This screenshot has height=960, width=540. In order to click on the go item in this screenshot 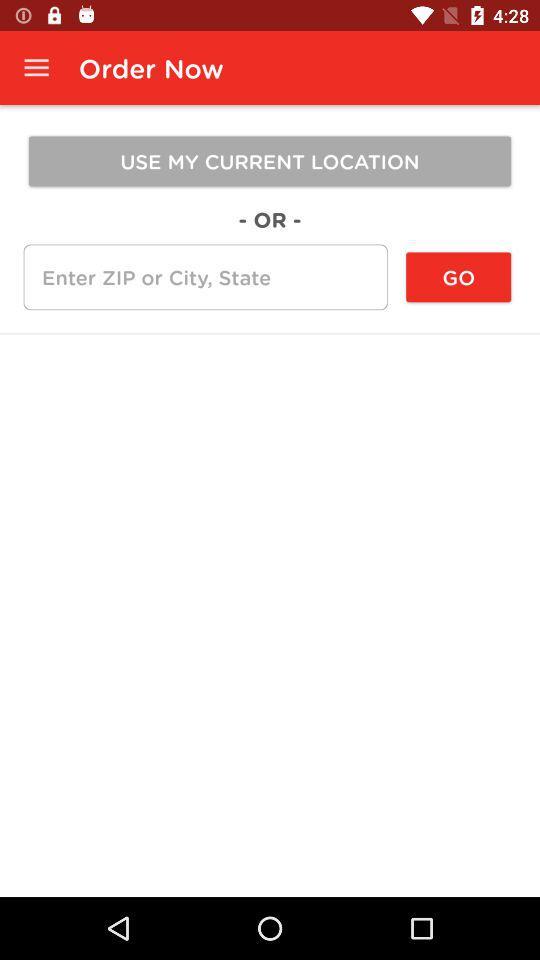, I will do `click(458, 276)`.